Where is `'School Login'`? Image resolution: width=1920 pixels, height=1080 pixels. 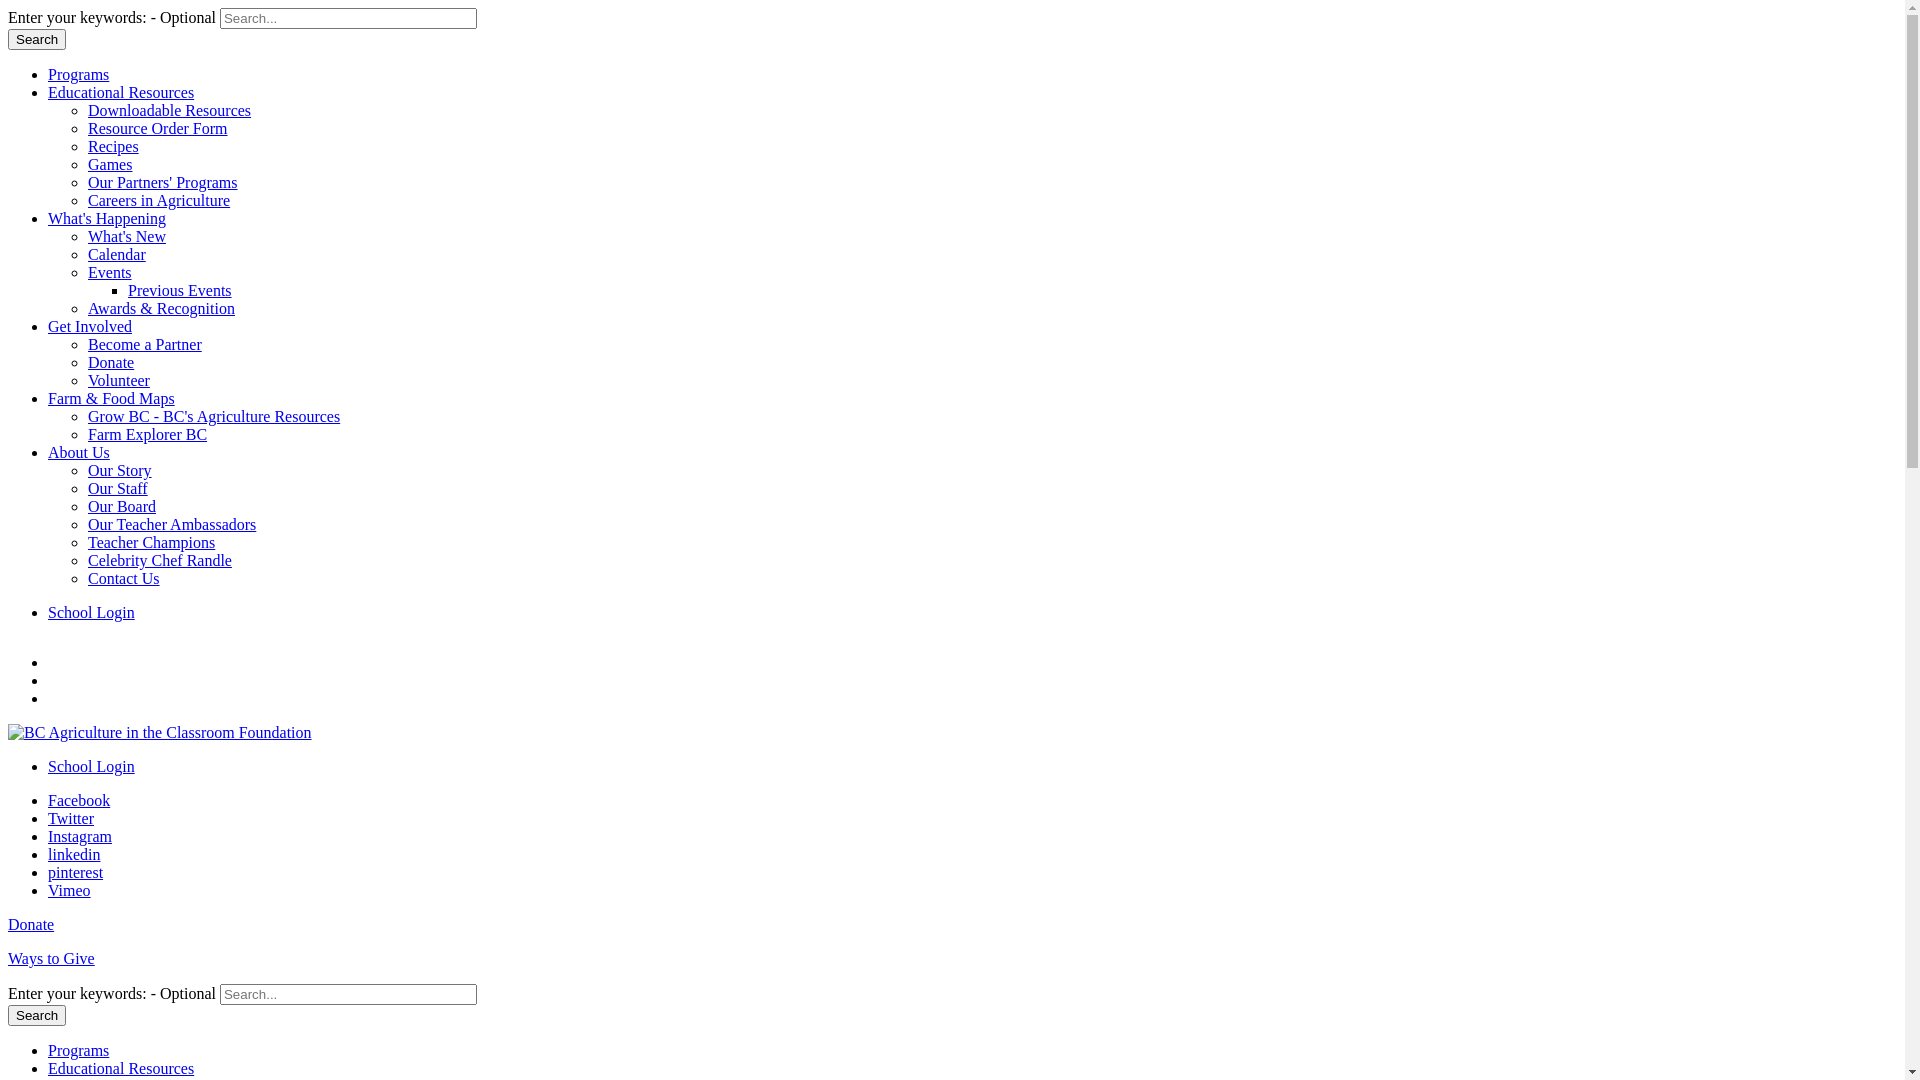 'School Login' is located at coordinates (90, 611).